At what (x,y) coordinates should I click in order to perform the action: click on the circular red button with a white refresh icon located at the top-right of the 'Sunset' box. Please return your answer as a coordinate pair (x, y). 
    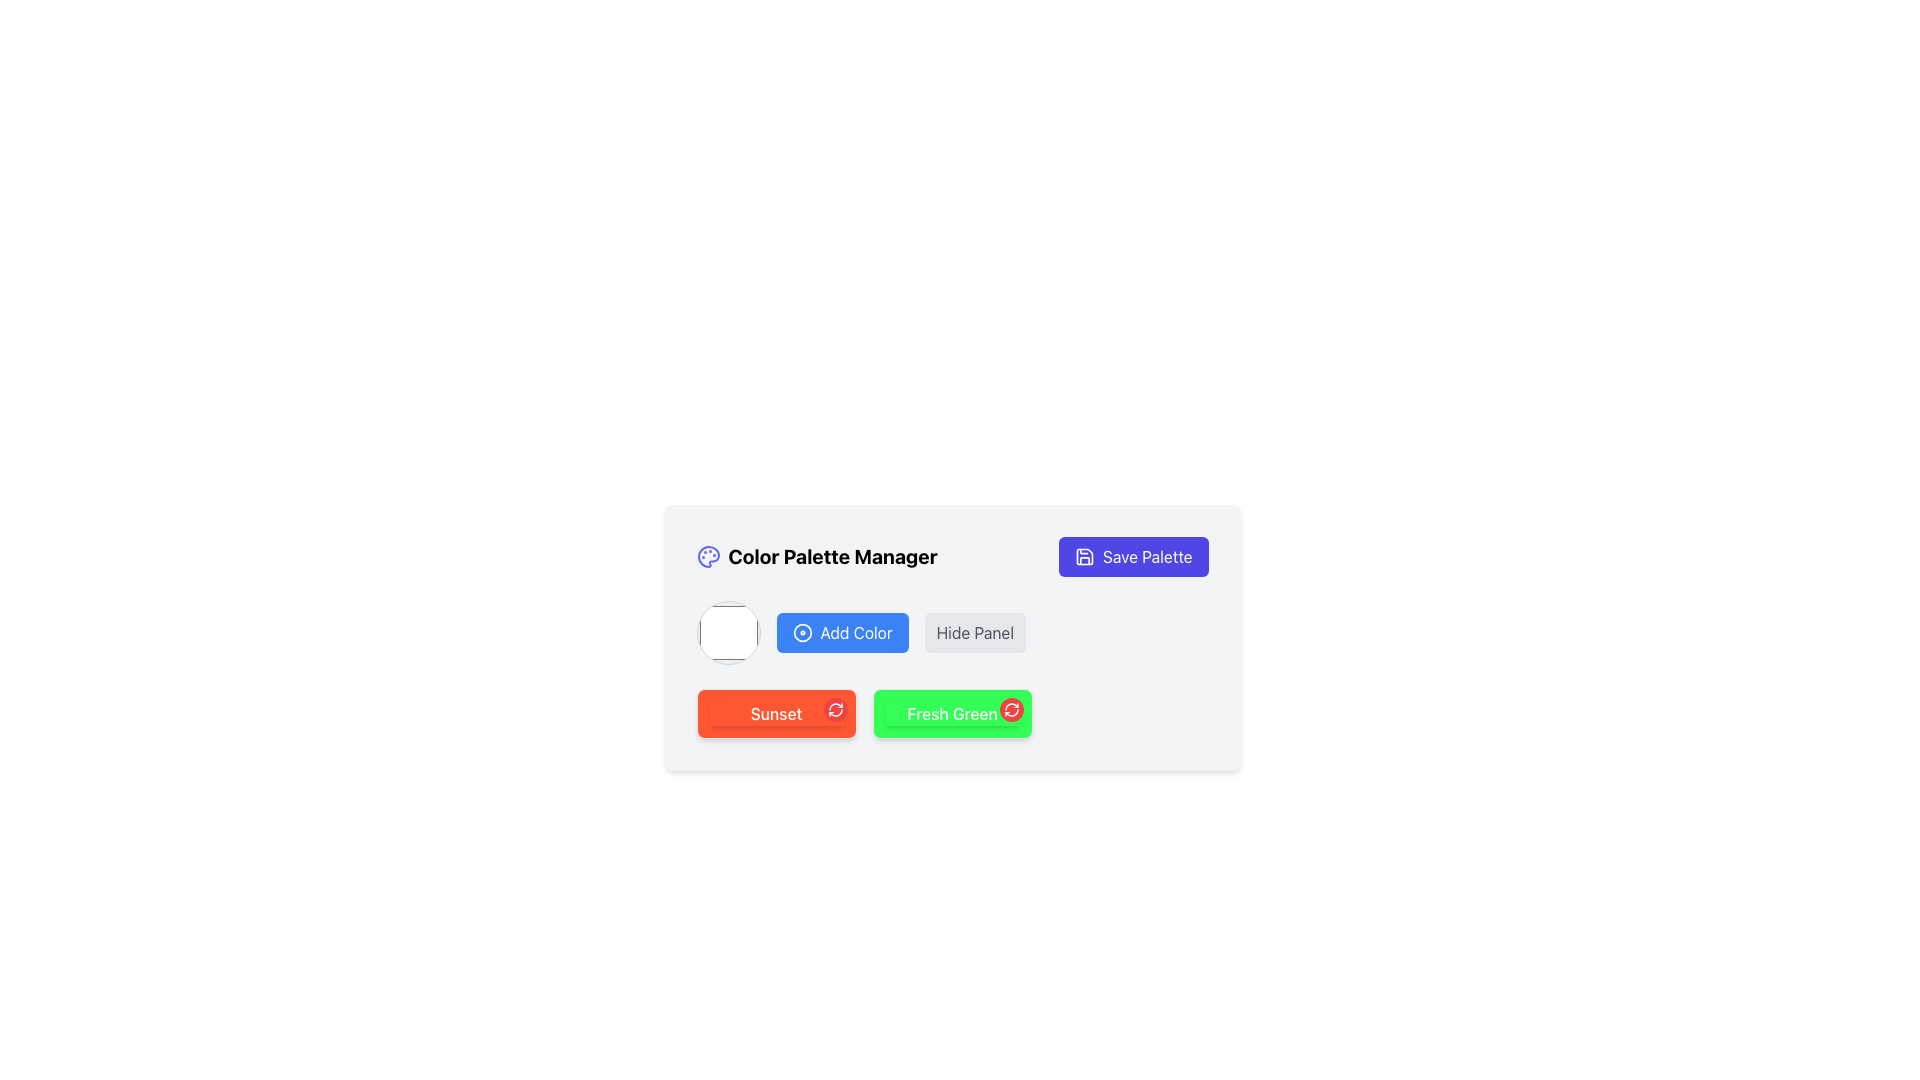
    Looking at the image, I should click on (835, 708).